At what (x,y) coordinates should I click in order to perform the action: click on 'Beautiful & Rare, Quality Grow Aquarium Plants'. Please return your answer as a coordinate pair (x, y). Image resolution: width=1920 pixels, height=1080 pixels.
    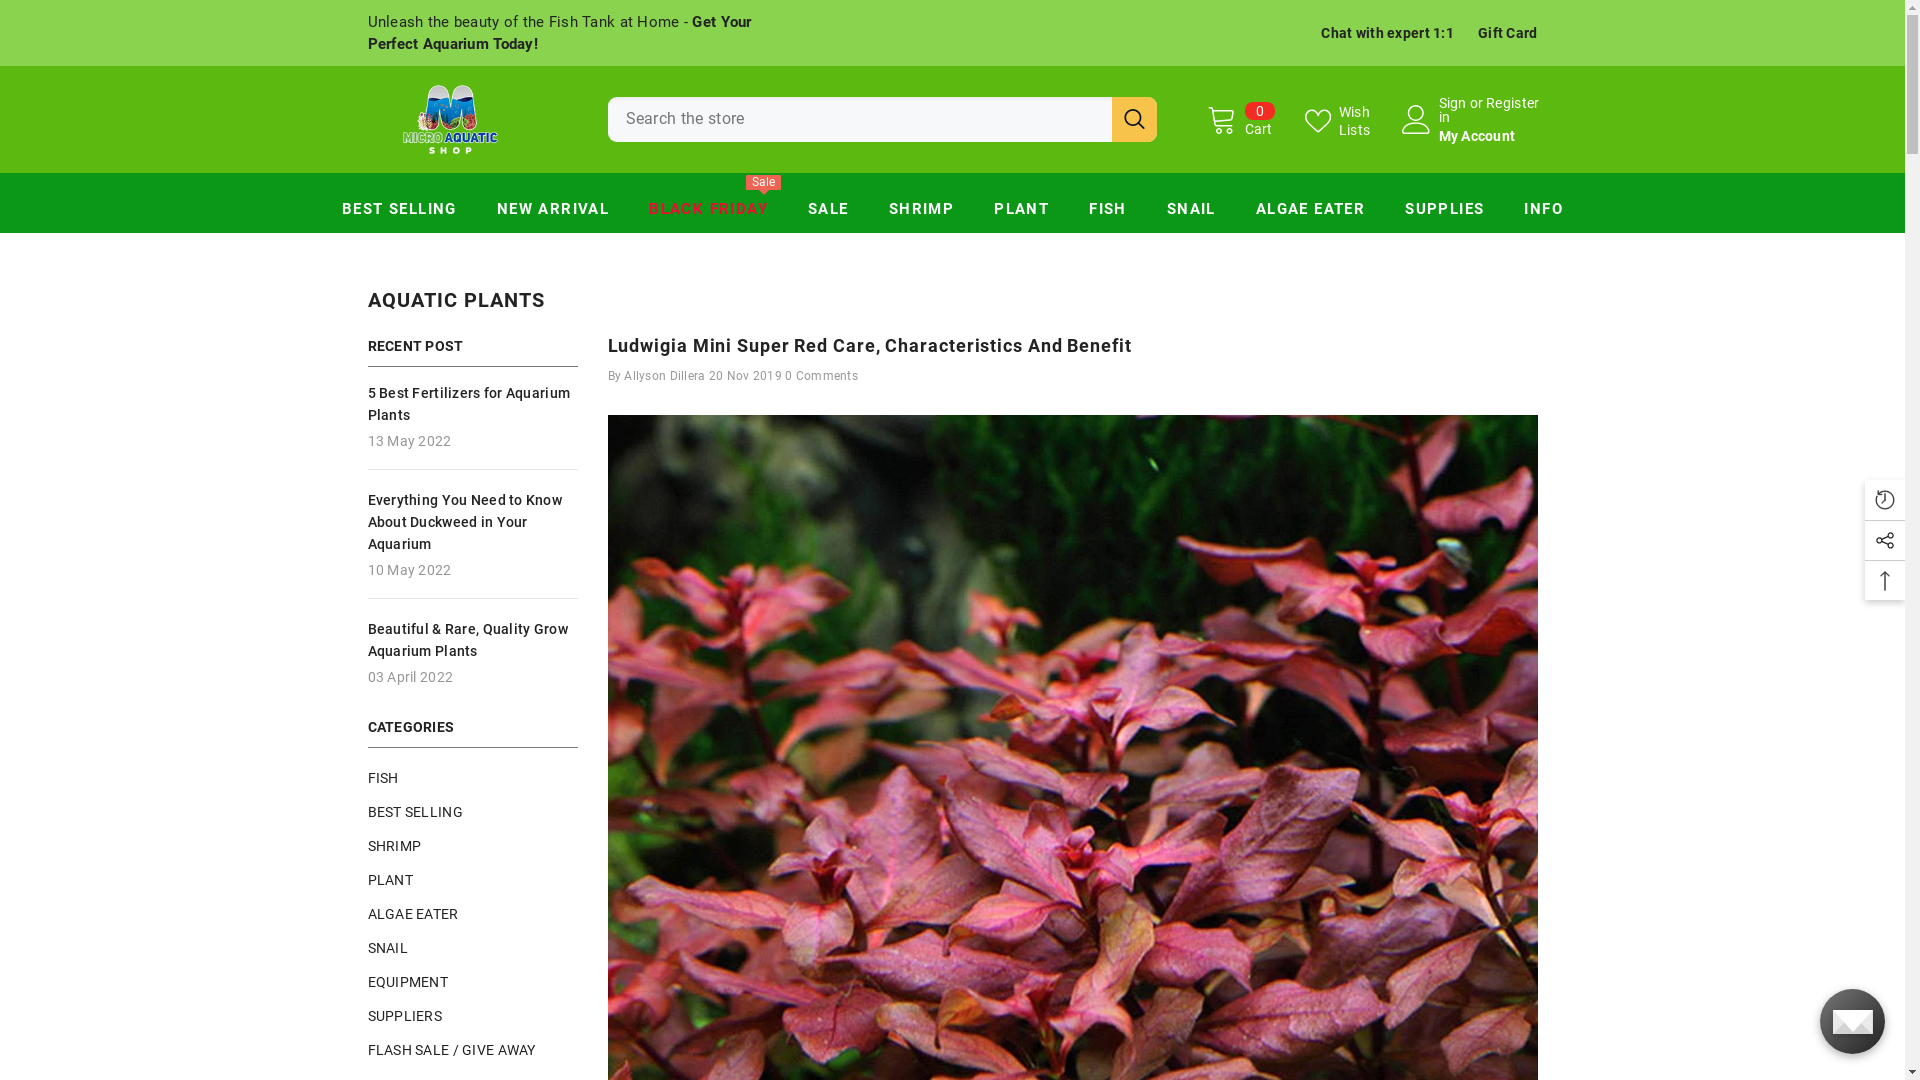
    Looking at the image, I should click on (472, 640).